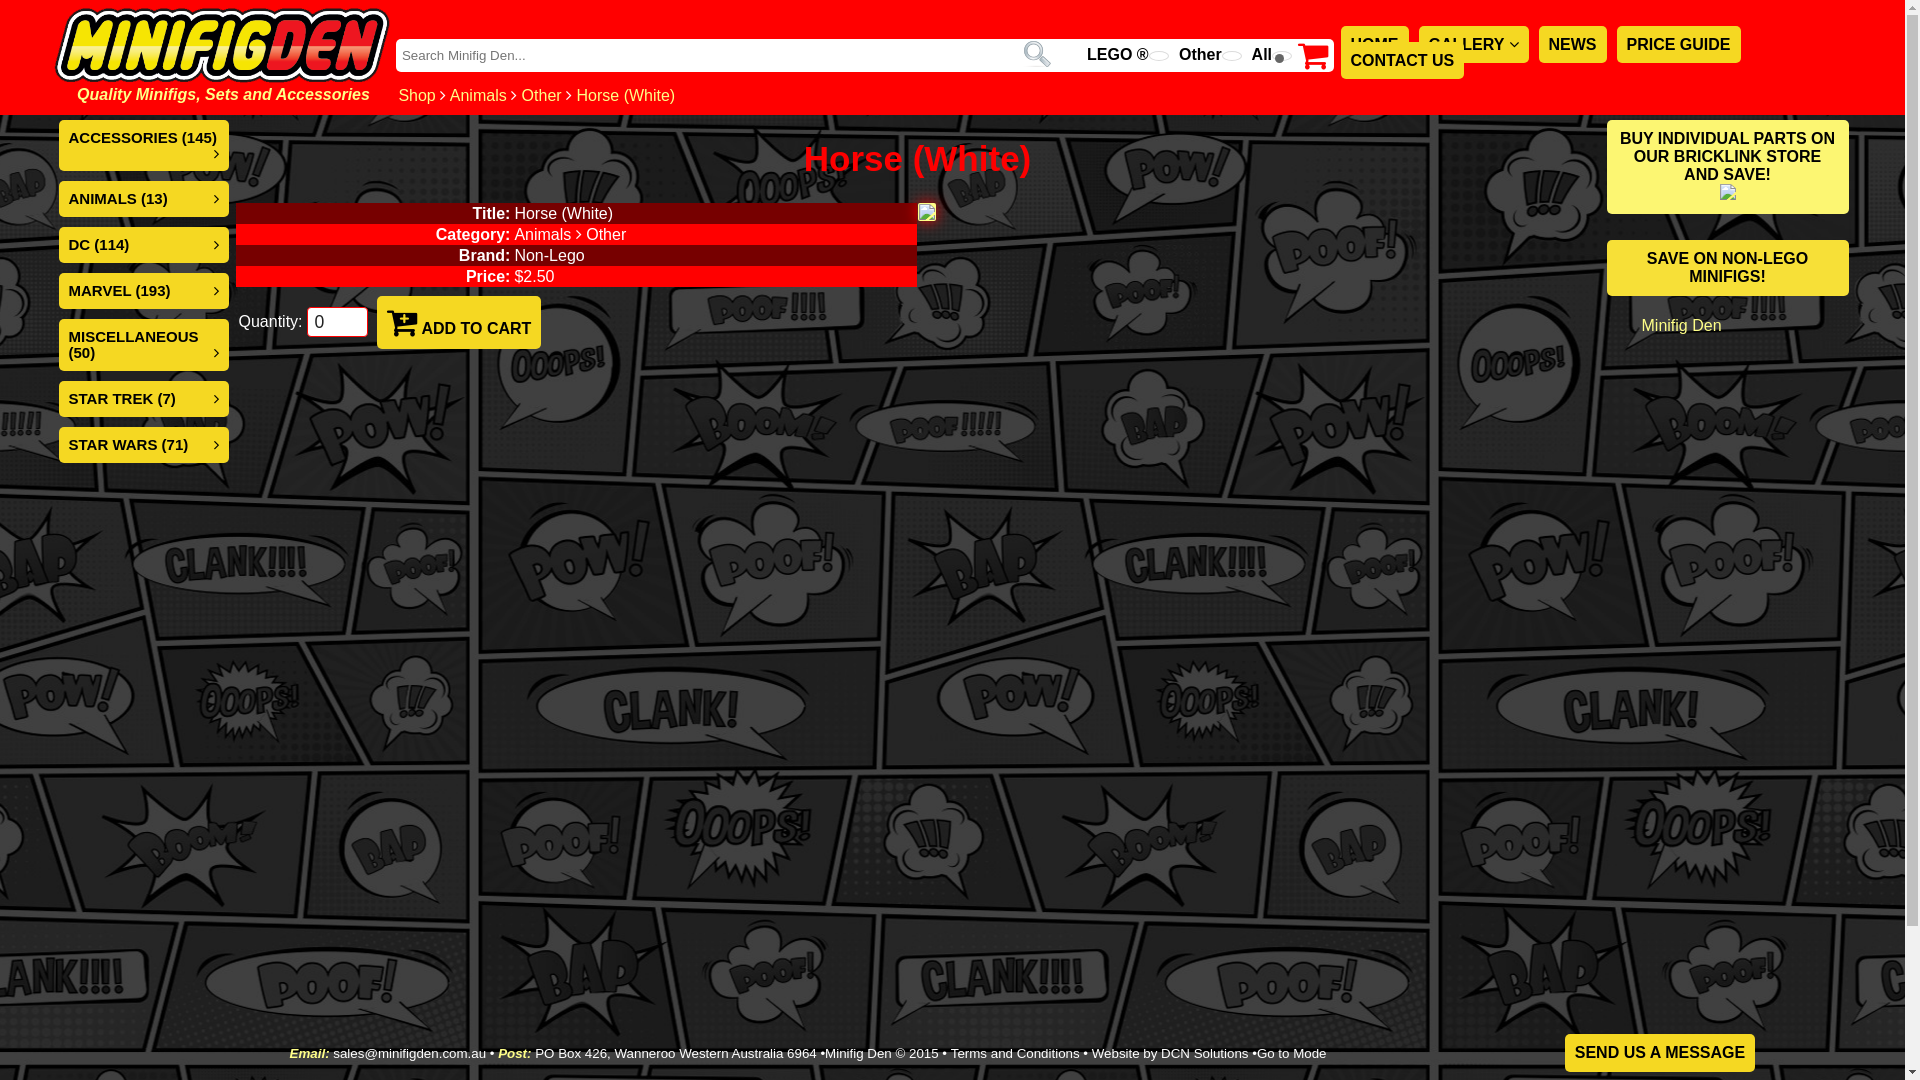 This screenshot has width=1920, height=1080. Describe the element at coordinates (1473, 44) in the screenshot. I see `'GALLERY'` at that location.